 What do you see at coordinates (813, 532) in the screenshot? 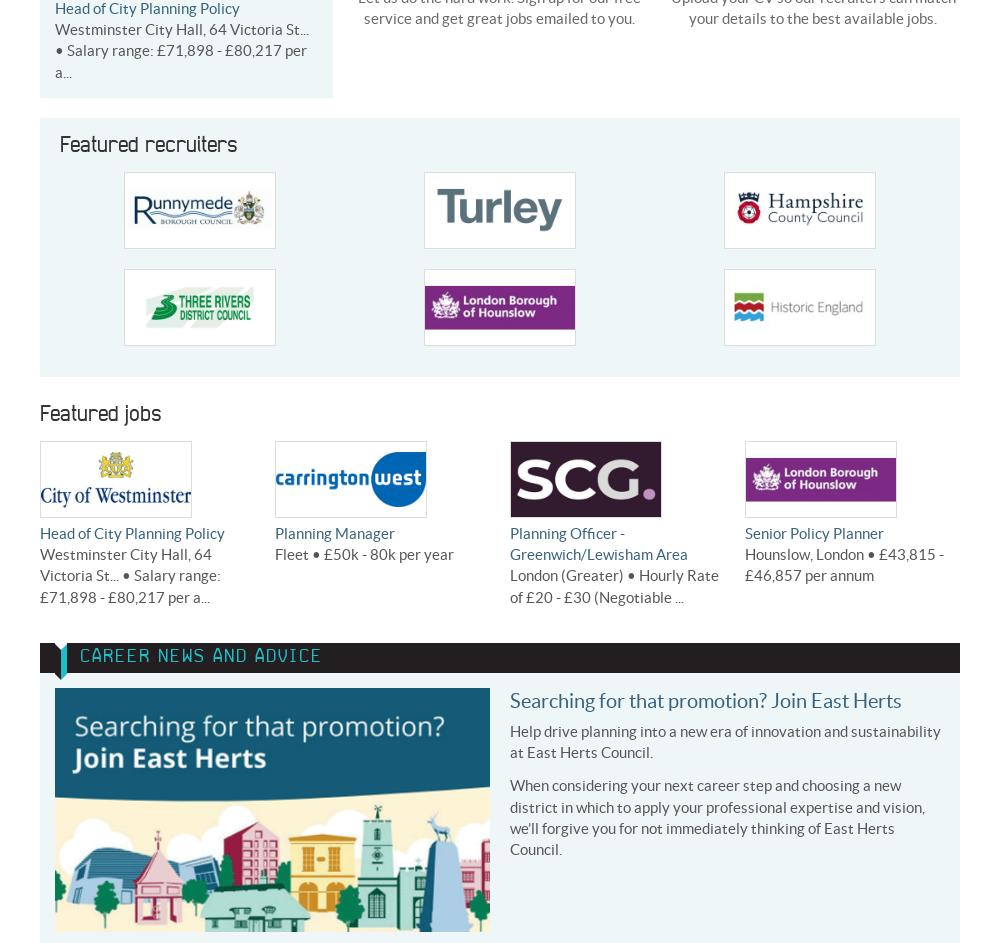
I see `'Senior Policy Planner'` at bounding box center [813, 532].